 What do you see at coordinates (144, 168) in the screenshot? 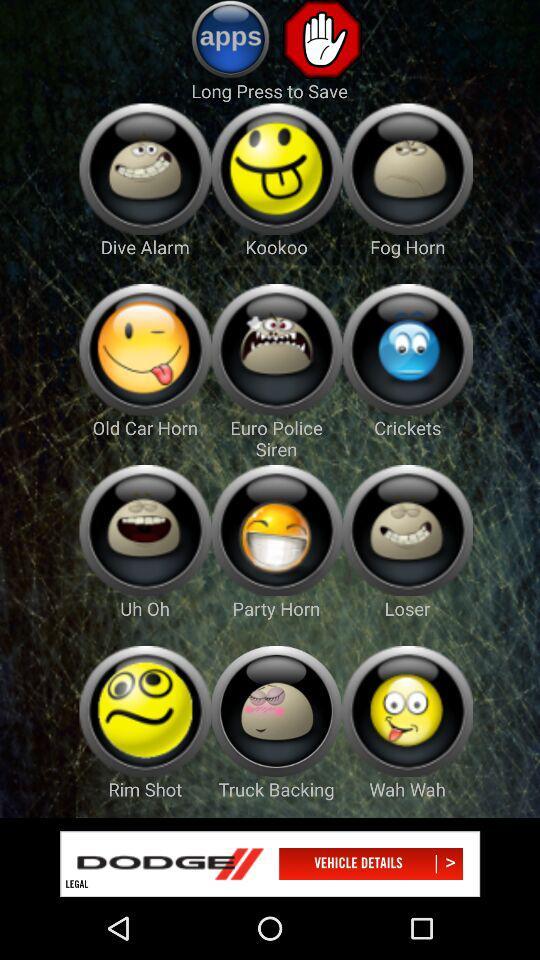
I see `dive alarm button` at bounding box center [144, 168].